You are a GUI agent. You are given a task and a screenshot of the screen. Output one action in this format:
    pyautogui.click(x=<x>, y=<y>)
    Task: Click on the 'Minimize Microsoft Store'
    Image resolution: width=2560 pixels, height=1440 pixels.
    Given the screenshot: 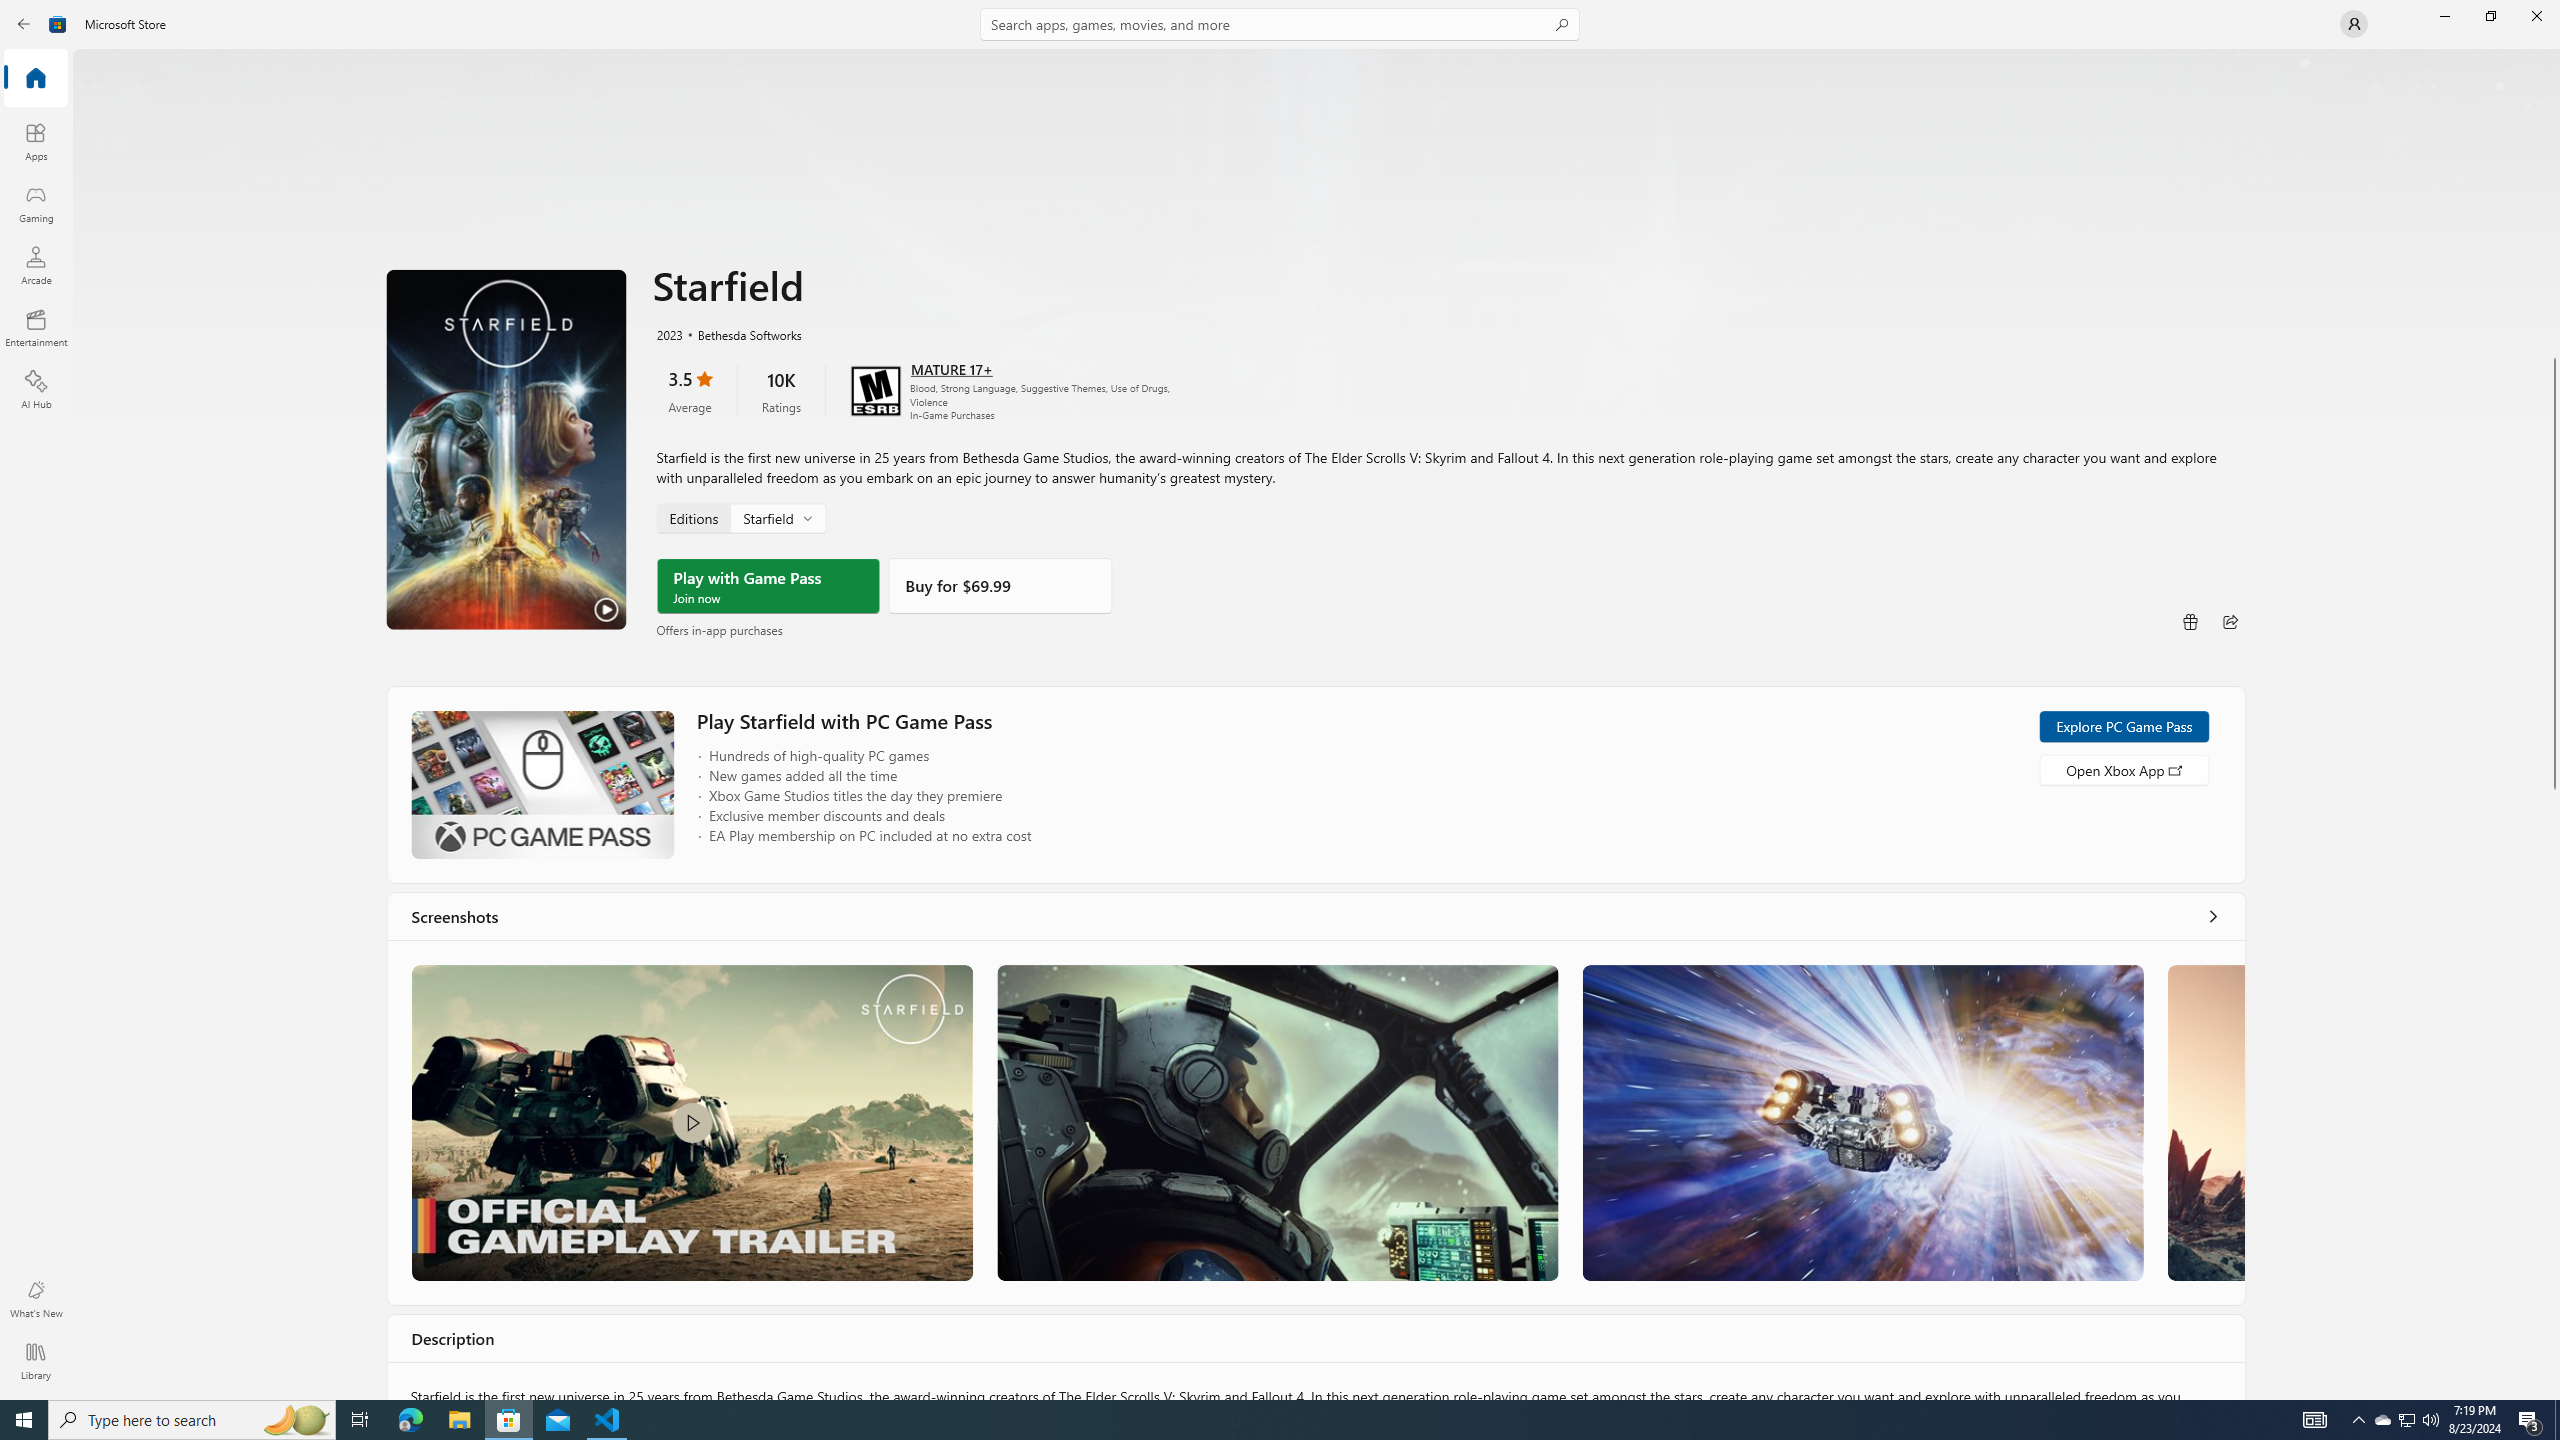 What is the action you would take?
    pyautogui.click(x=2443, y=15)
    